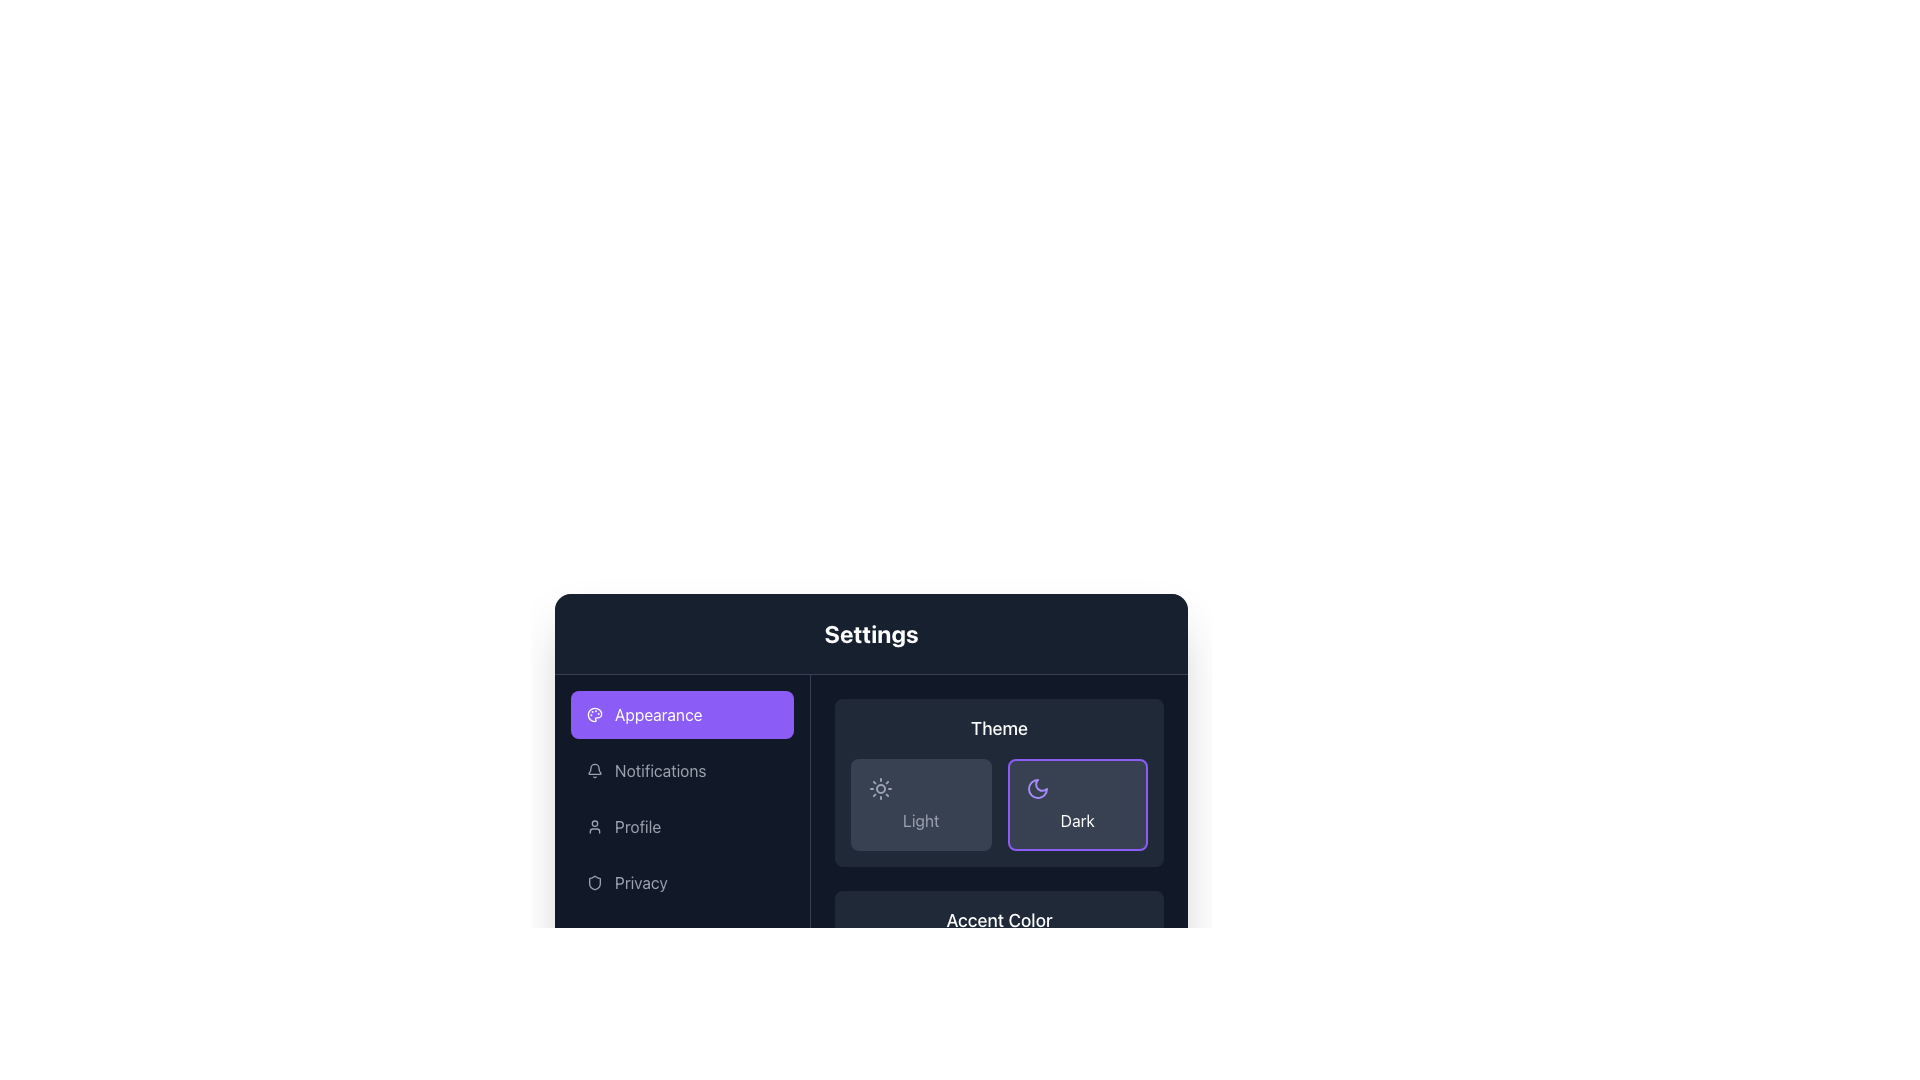 Image resolution: width=1920 pixels, height=1080 pixels. What do you see at coordinates (594, 713) in the screenshot?
I see `the appearance of the circular palette icon located adjacent to the 'Appearance' label within the left side menu of the SVG component` at bounding box center [594, 713].